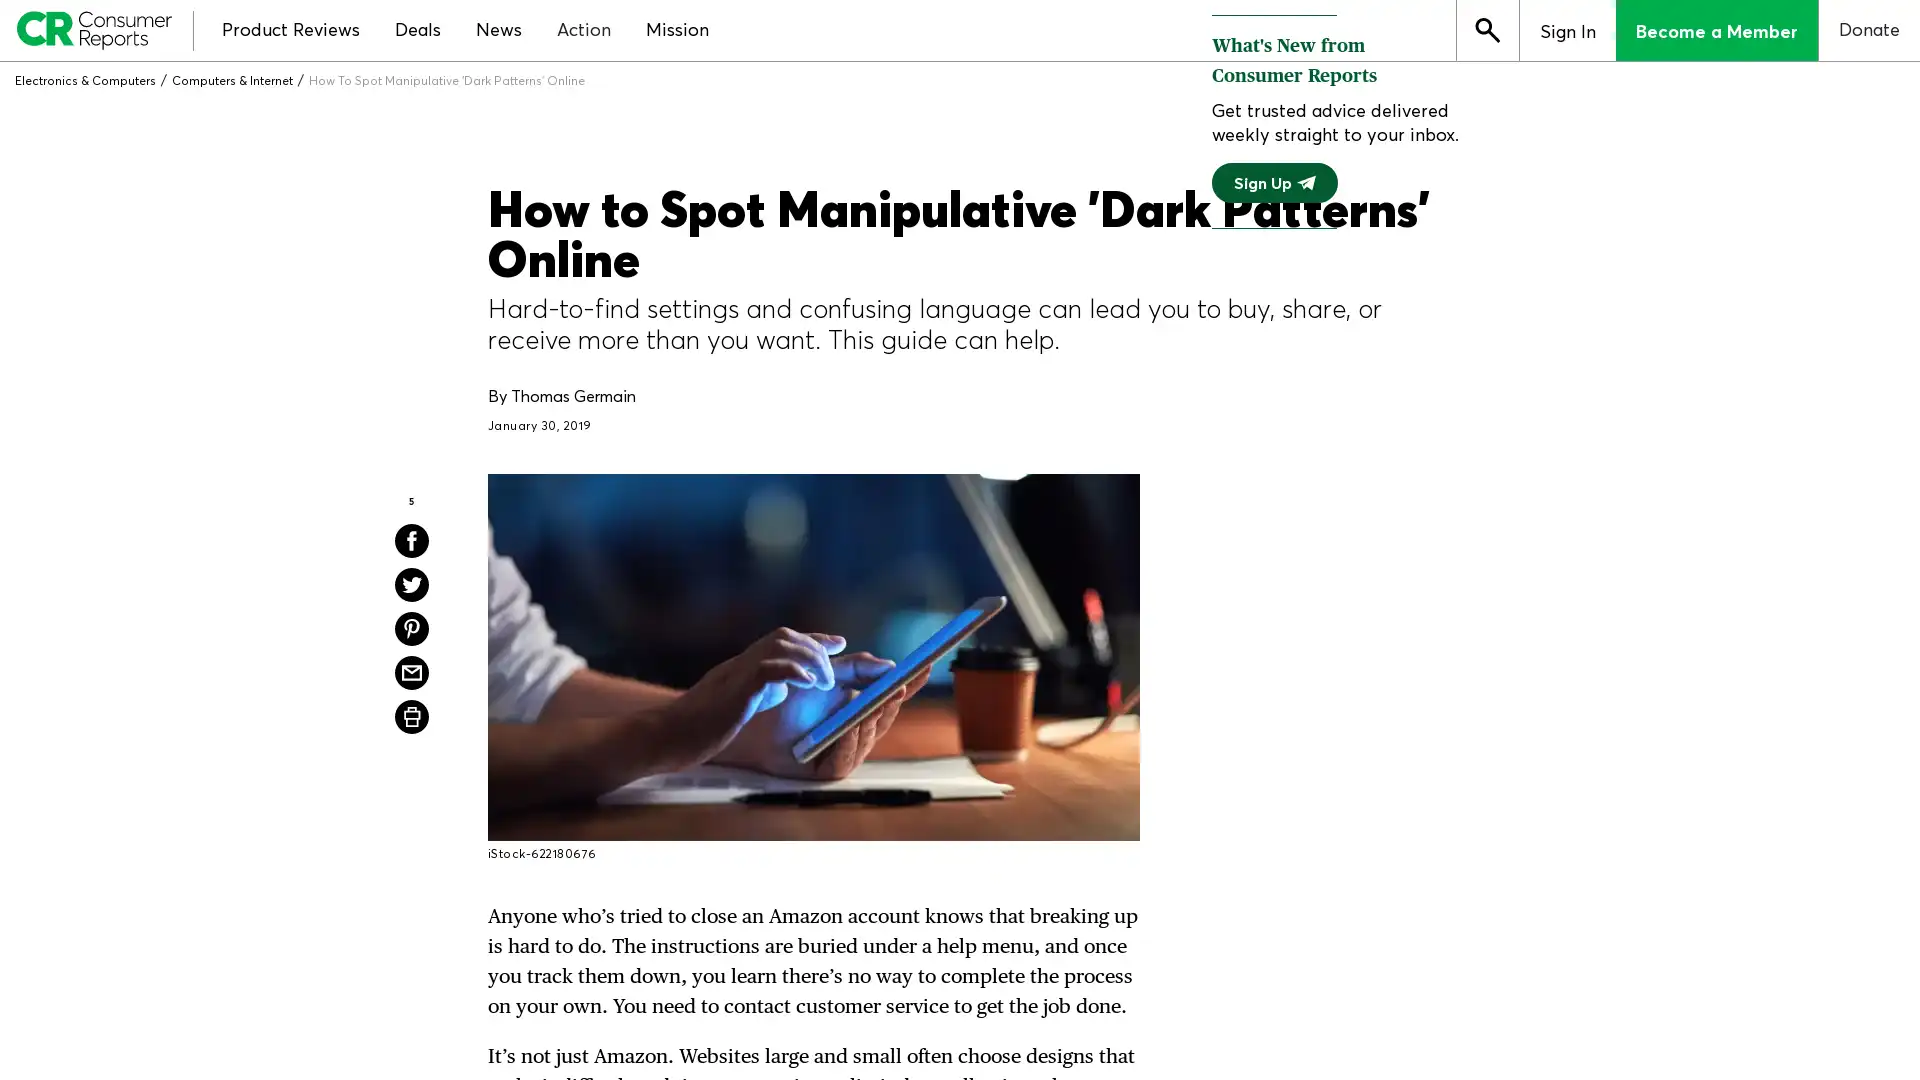  What do you see at coordinates (411, 716) in the screenshot?
I see `print article` at bounding box center [411, 716].